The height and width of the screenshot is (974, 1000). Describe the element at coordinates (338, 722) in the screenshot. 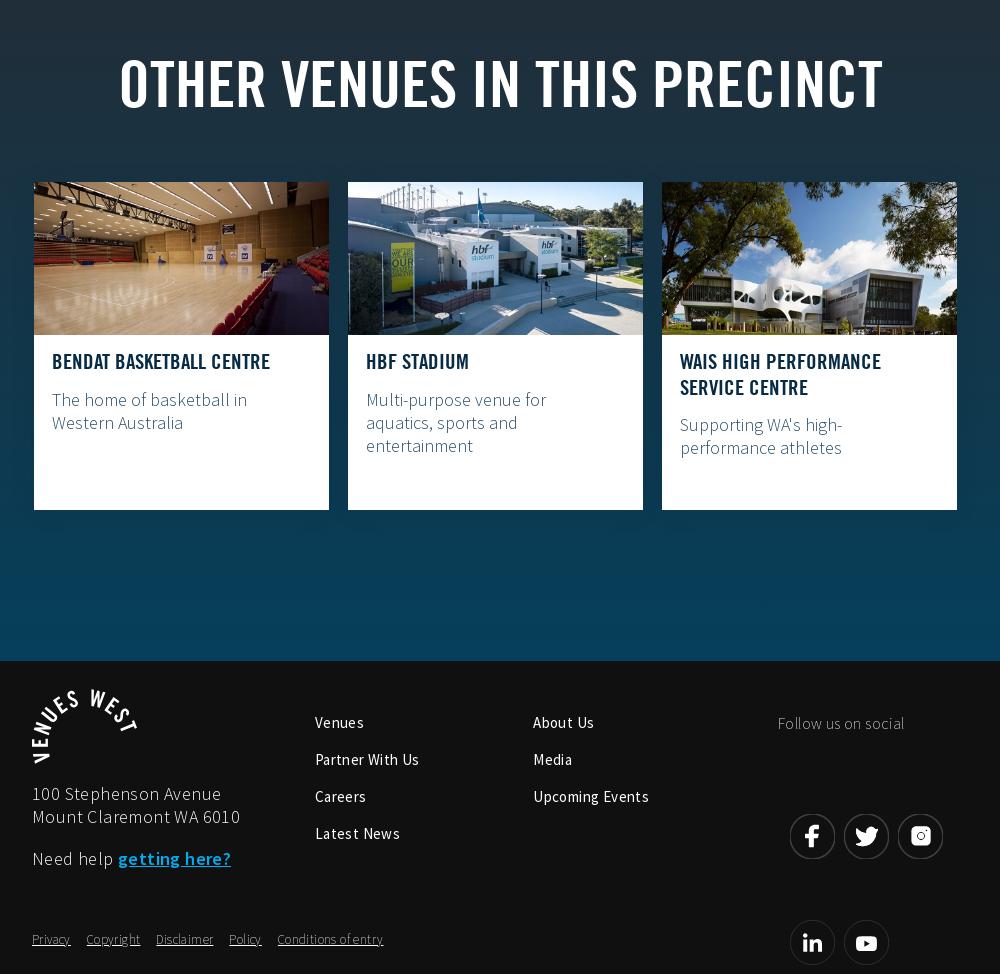

I see `'Venues'` at that location.